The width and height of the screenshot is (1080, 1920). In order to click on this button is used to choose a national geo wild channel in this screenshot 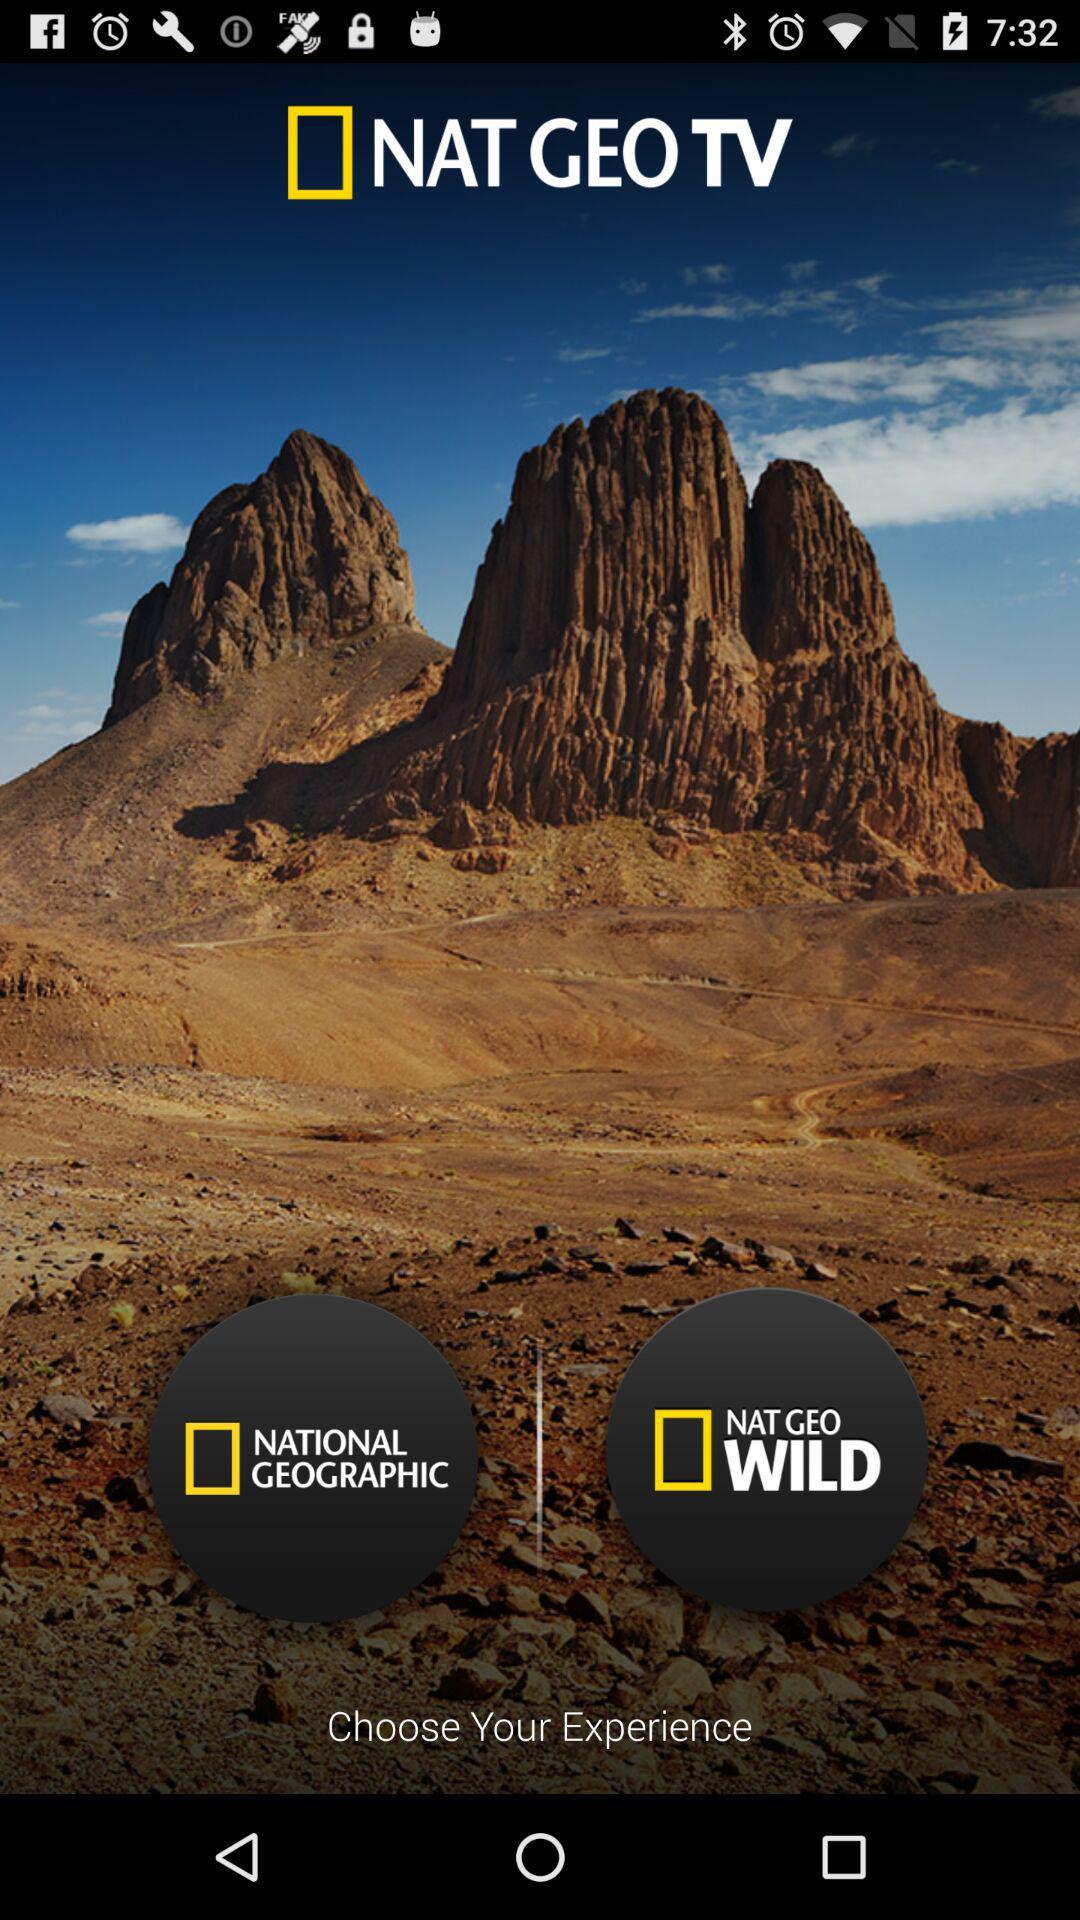, I will do `click(765, 1465)`.